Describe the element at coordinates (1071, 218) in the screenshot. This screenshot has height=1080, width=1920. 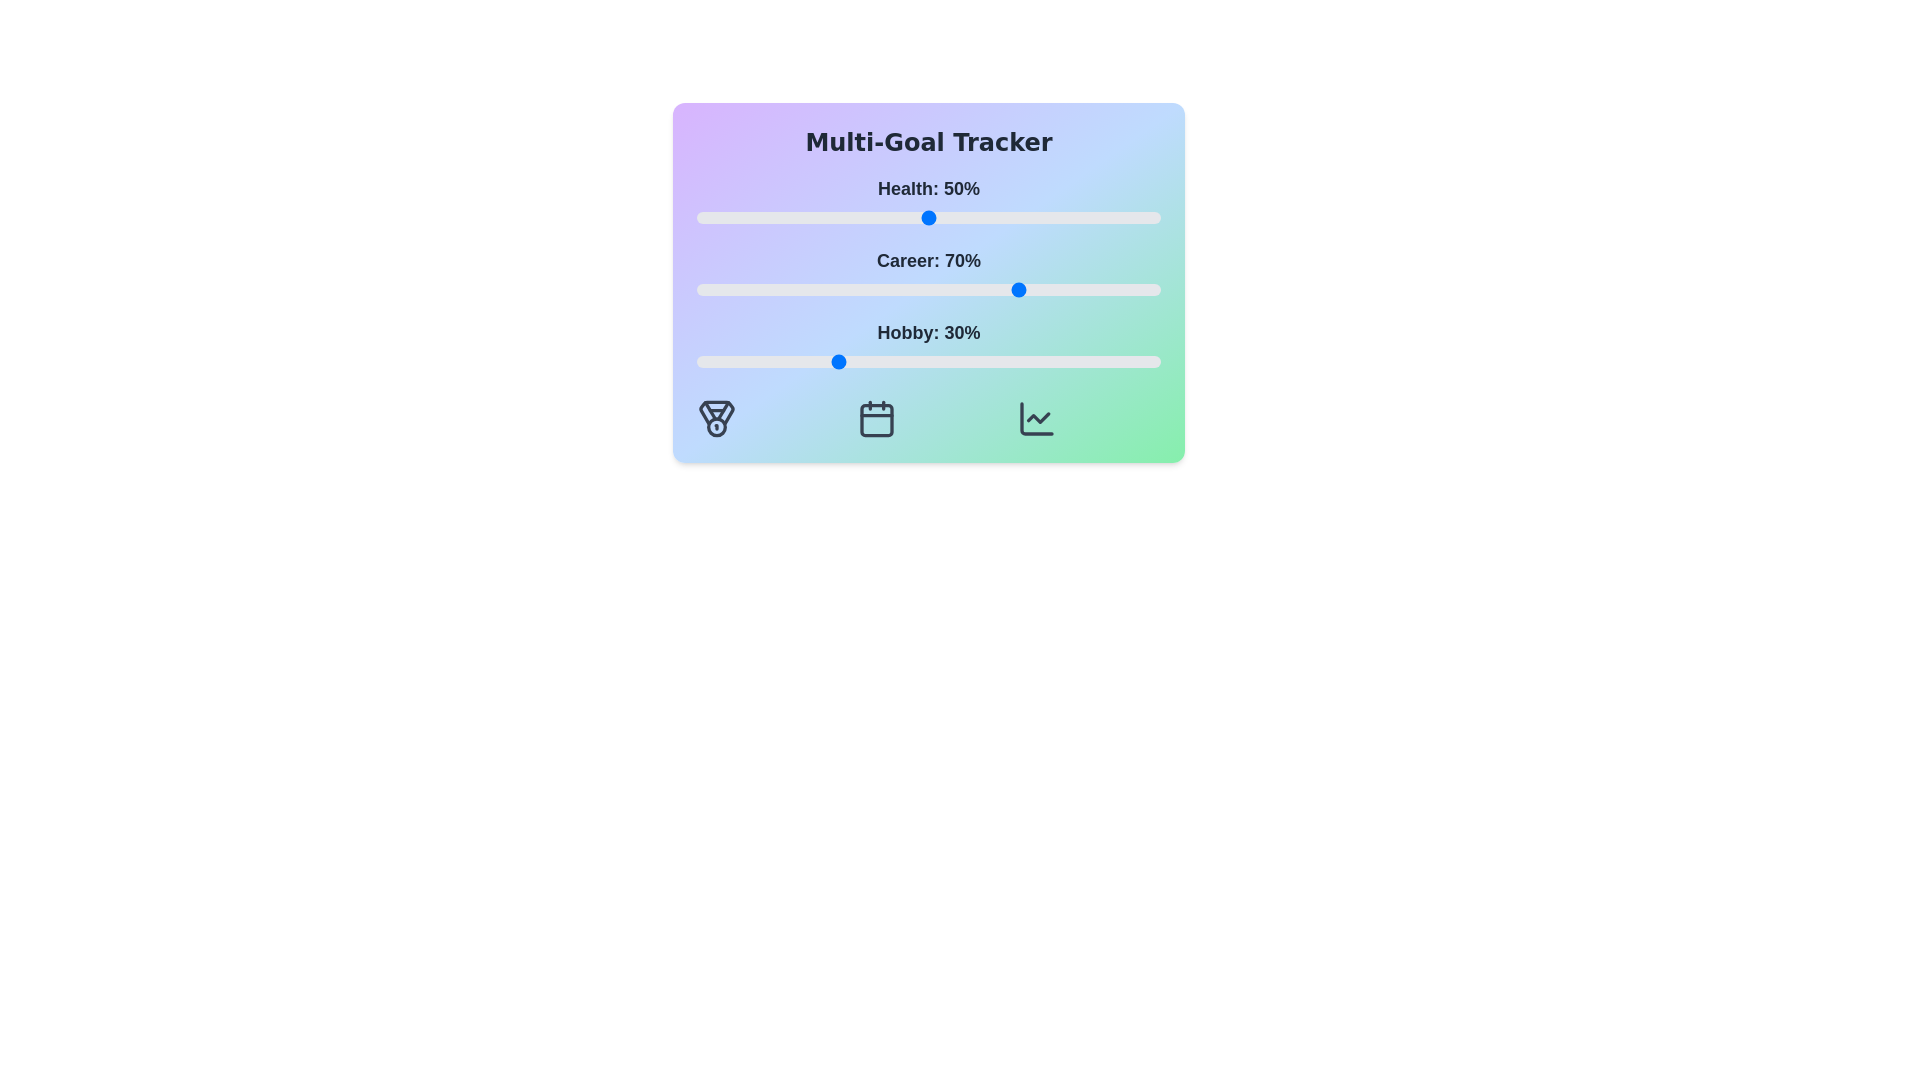
I see `the 'Health' slider to 81%` at that location.